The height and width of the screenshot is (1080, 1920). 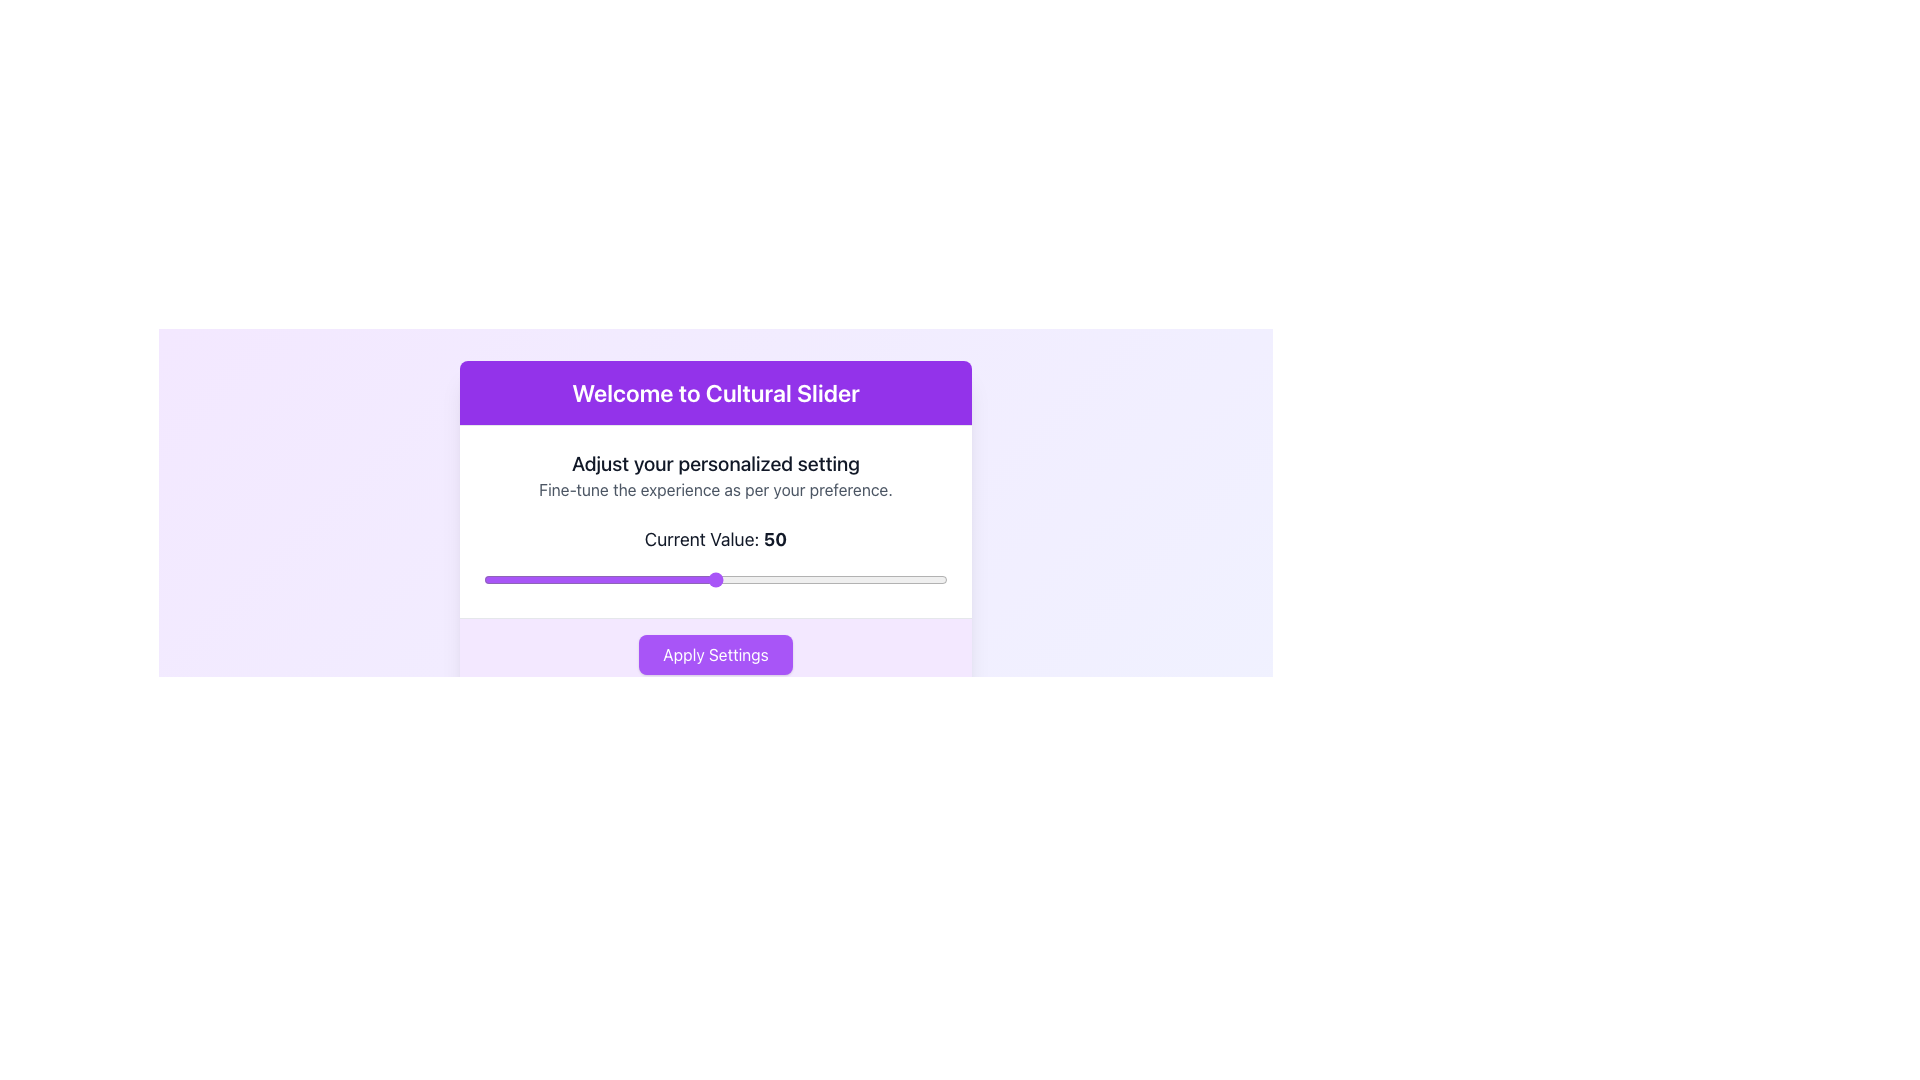 What do you see at coordinates (715, 475) in the screenshot?
I see `the Informational Text Block that contains the lines 'Adjust your personalized setting' and 'Fine-tune the experience as per your preference'` at bounding box center [715, 475].